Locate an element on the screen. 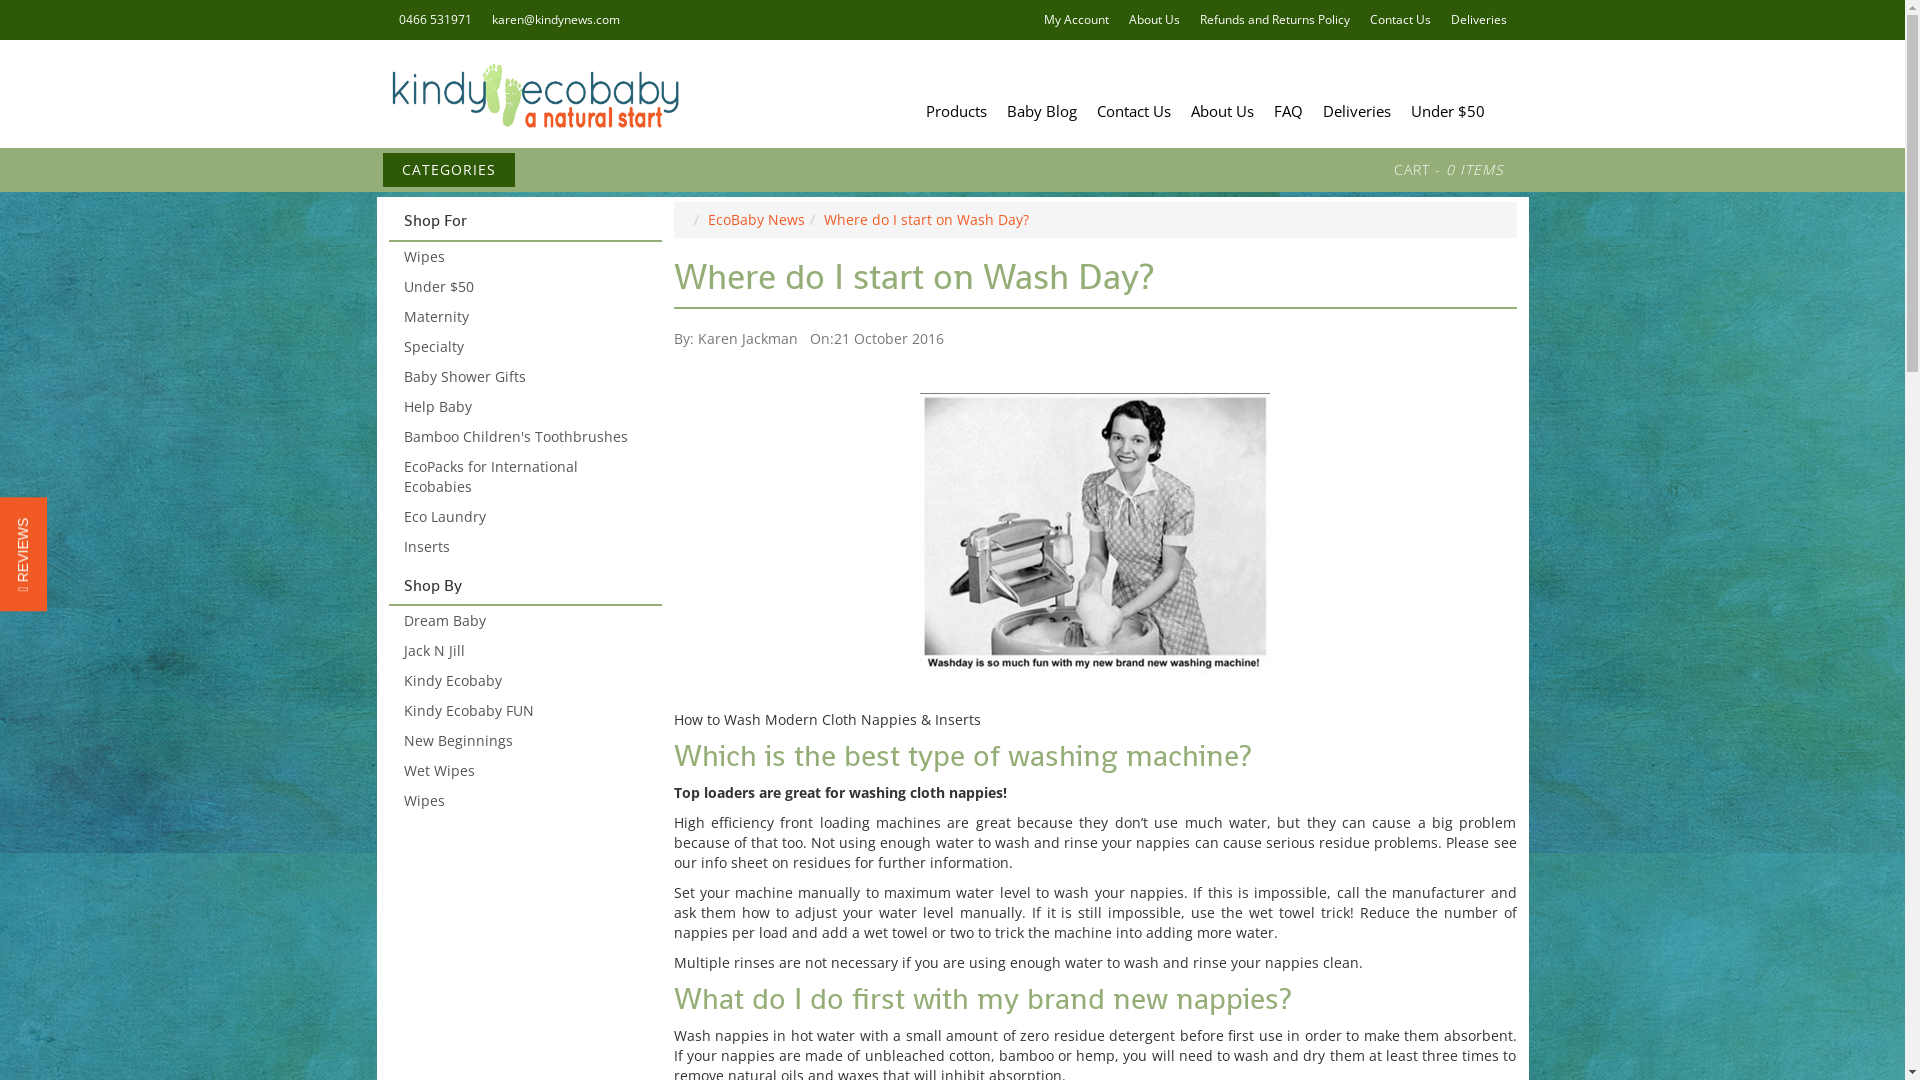  'Kindy Ecobaby' is located at coordinates (532, 93).